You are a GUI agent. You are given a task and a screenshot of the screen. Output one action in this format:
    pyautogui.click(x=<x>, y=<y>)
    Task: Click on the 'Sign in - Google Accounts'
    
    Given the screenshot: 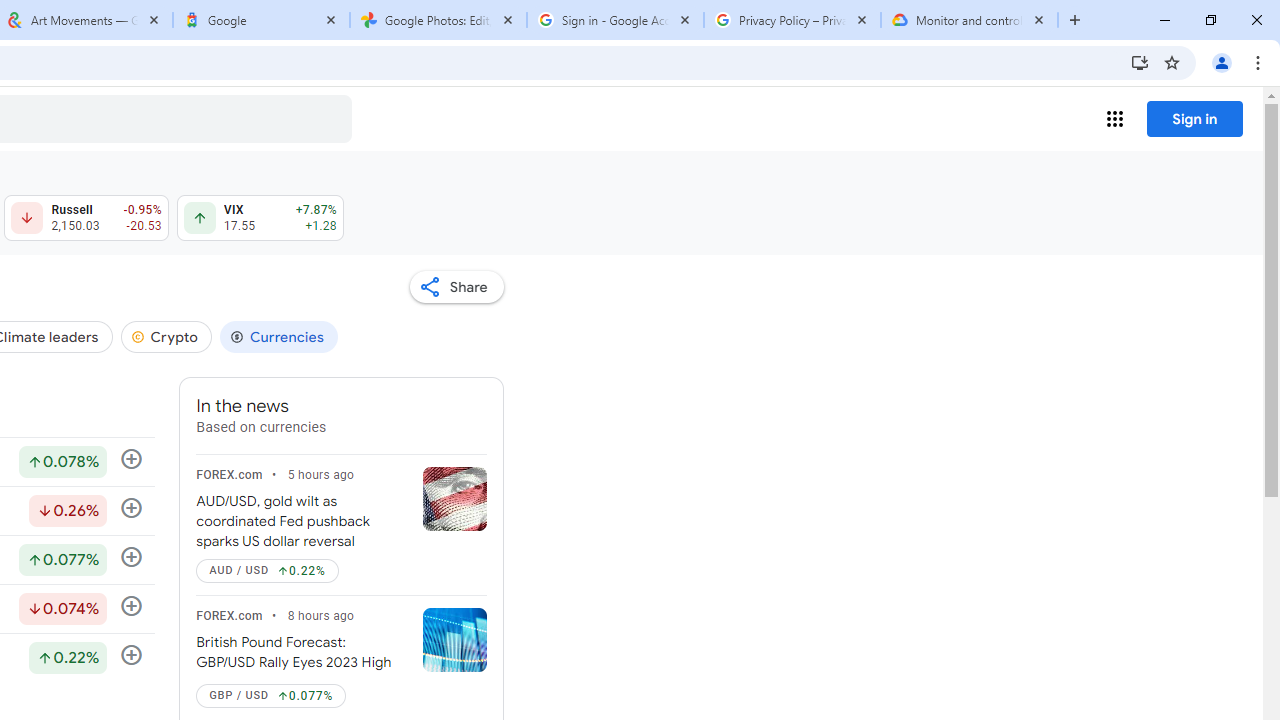 What is the action you would take?
    pyautogui.click(x=614, y=20)
    